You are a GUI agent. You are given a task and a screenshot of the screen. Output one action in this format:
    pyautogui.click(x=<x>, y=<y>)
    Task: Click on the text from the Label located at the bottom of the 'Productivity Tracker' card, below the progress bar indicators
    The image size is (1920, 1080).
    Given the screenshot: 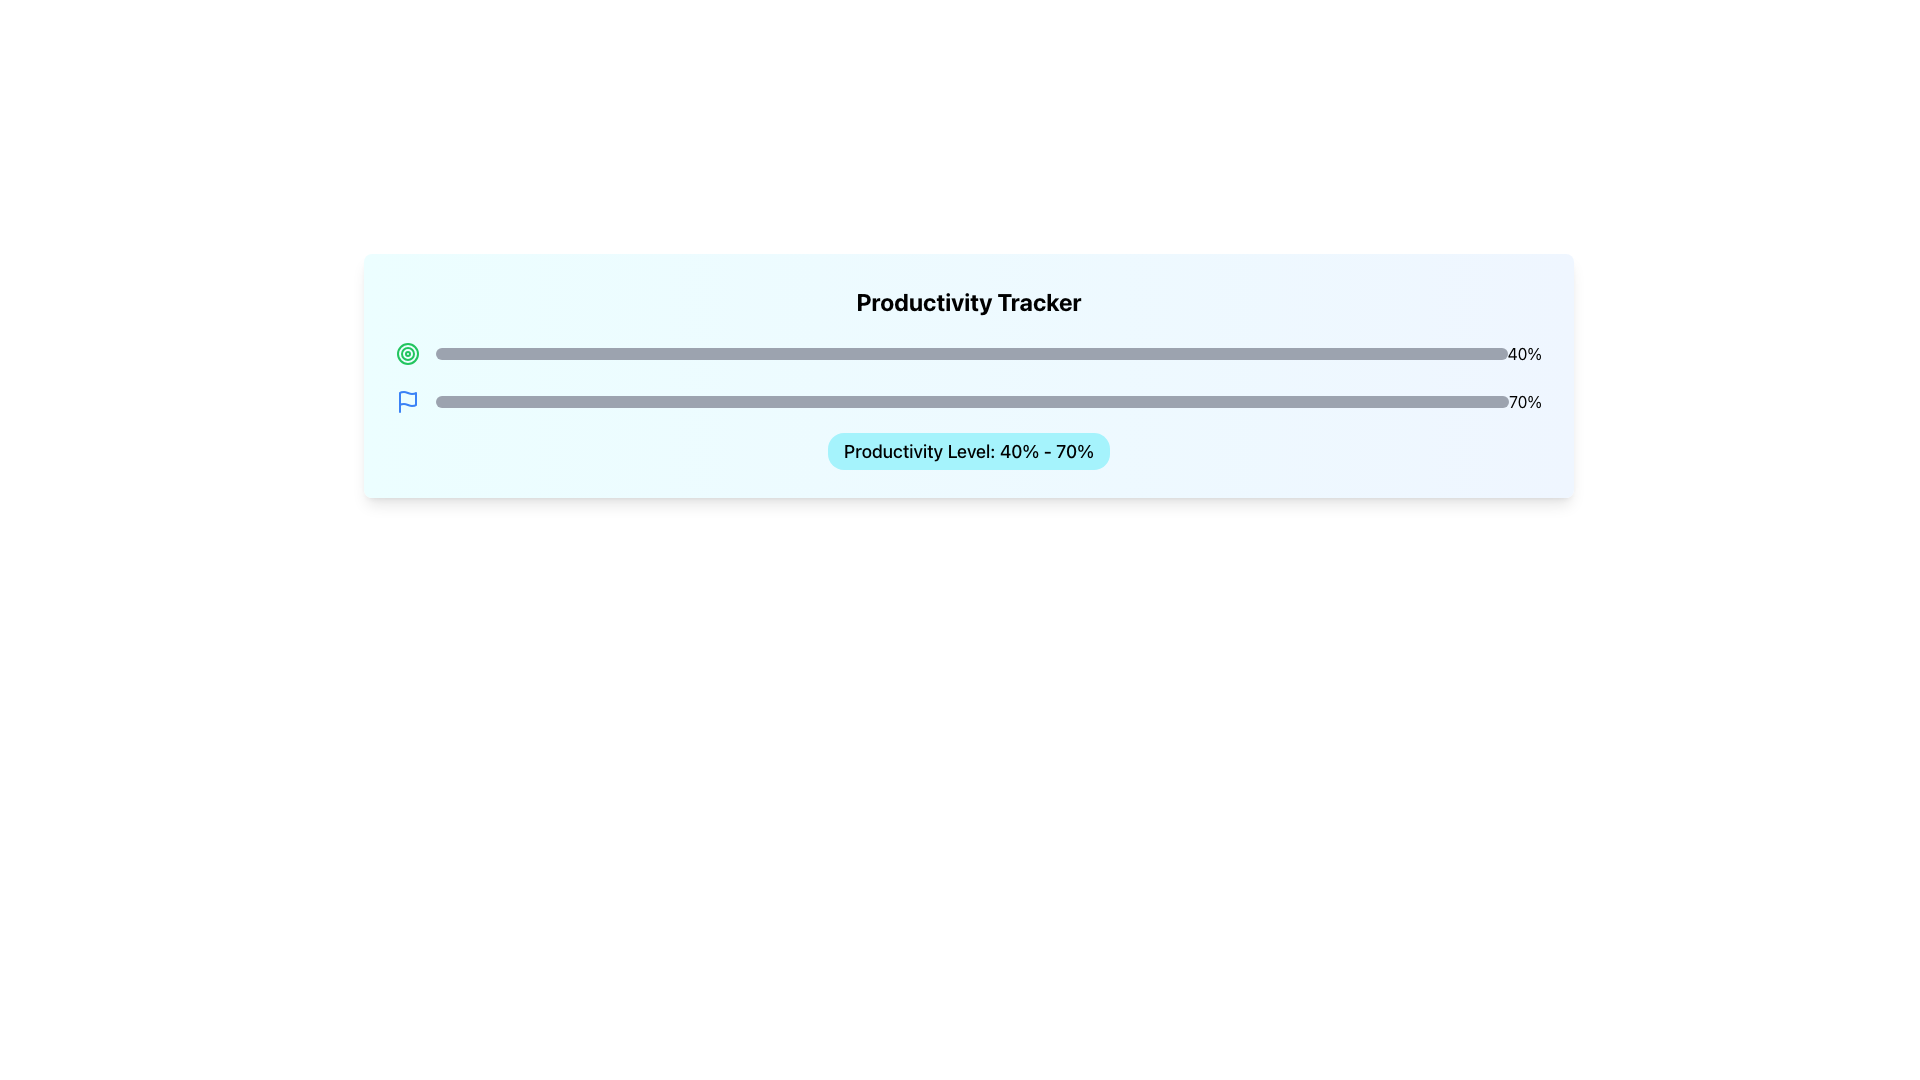 What is the action you would take?
    pyautogui.click(x=969, y=451)
    